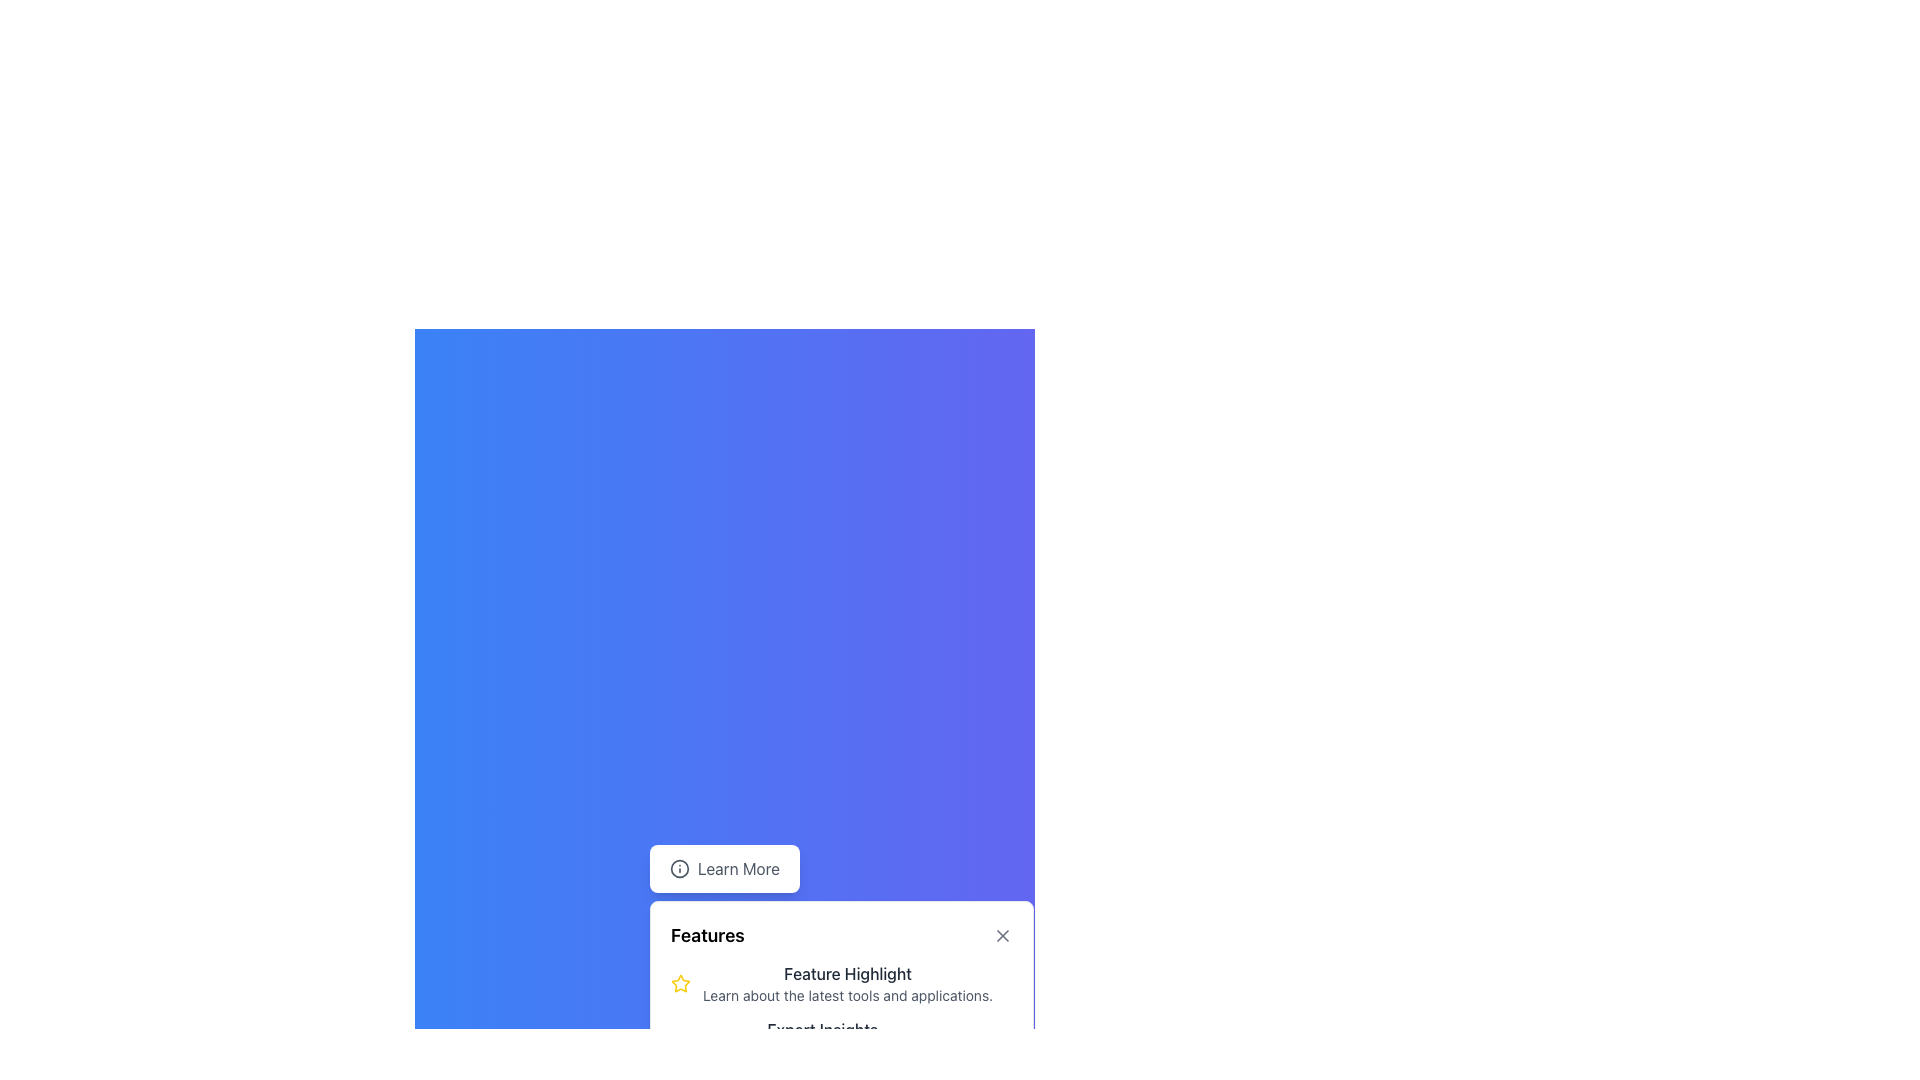 This screenshot has width=1920, height=1080. Describe the element at coordinates (841, 982) in the screenshot. I see `the static informational component featuring a yellow star-shaped icon and the text 'Feature Highlight' and 'Learn about the latest tools and applications.'` at that location.